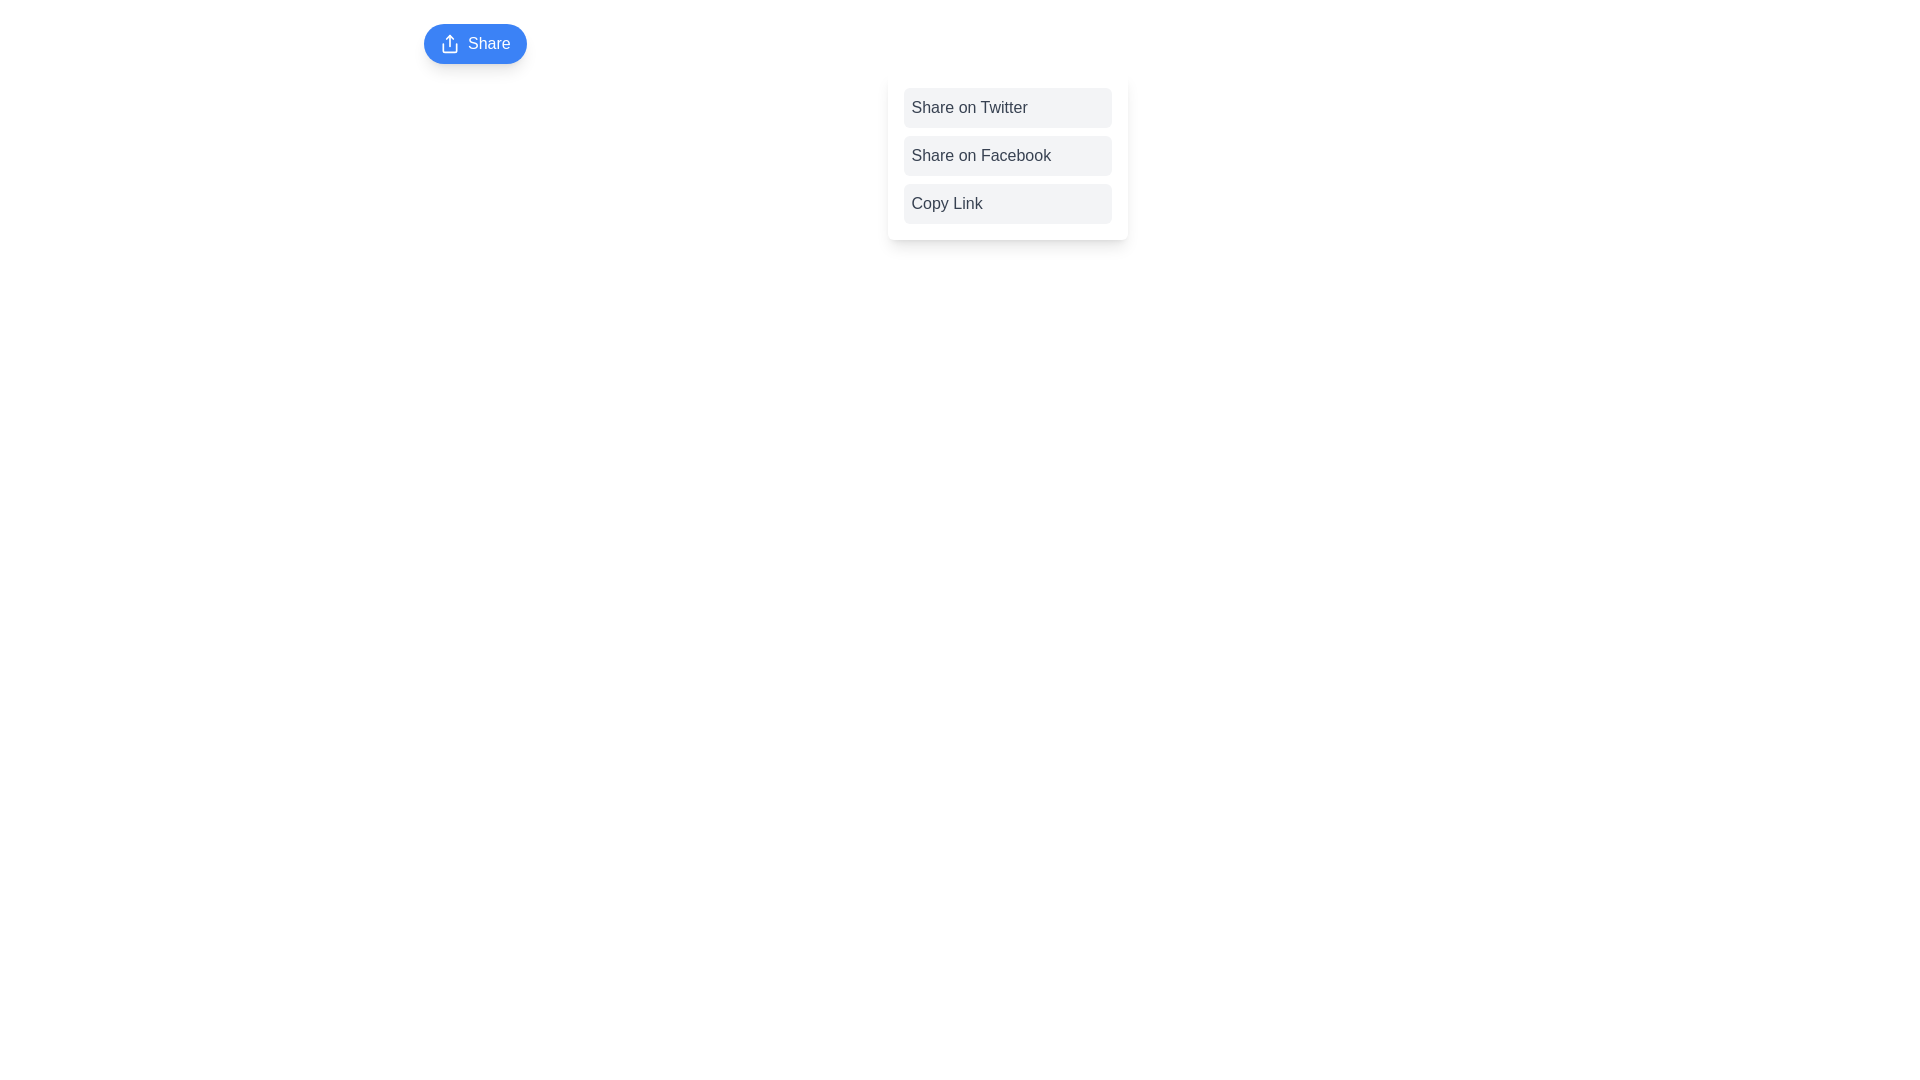 The width and height of the screenshot is (1920, 1080). What do you see at coordinates (1007, 154) in the screenshot?
I see `the Facebook share button located between the 'Share on Twitter' and 'Copy Link' buttons` at bounding box center [1007, 154].